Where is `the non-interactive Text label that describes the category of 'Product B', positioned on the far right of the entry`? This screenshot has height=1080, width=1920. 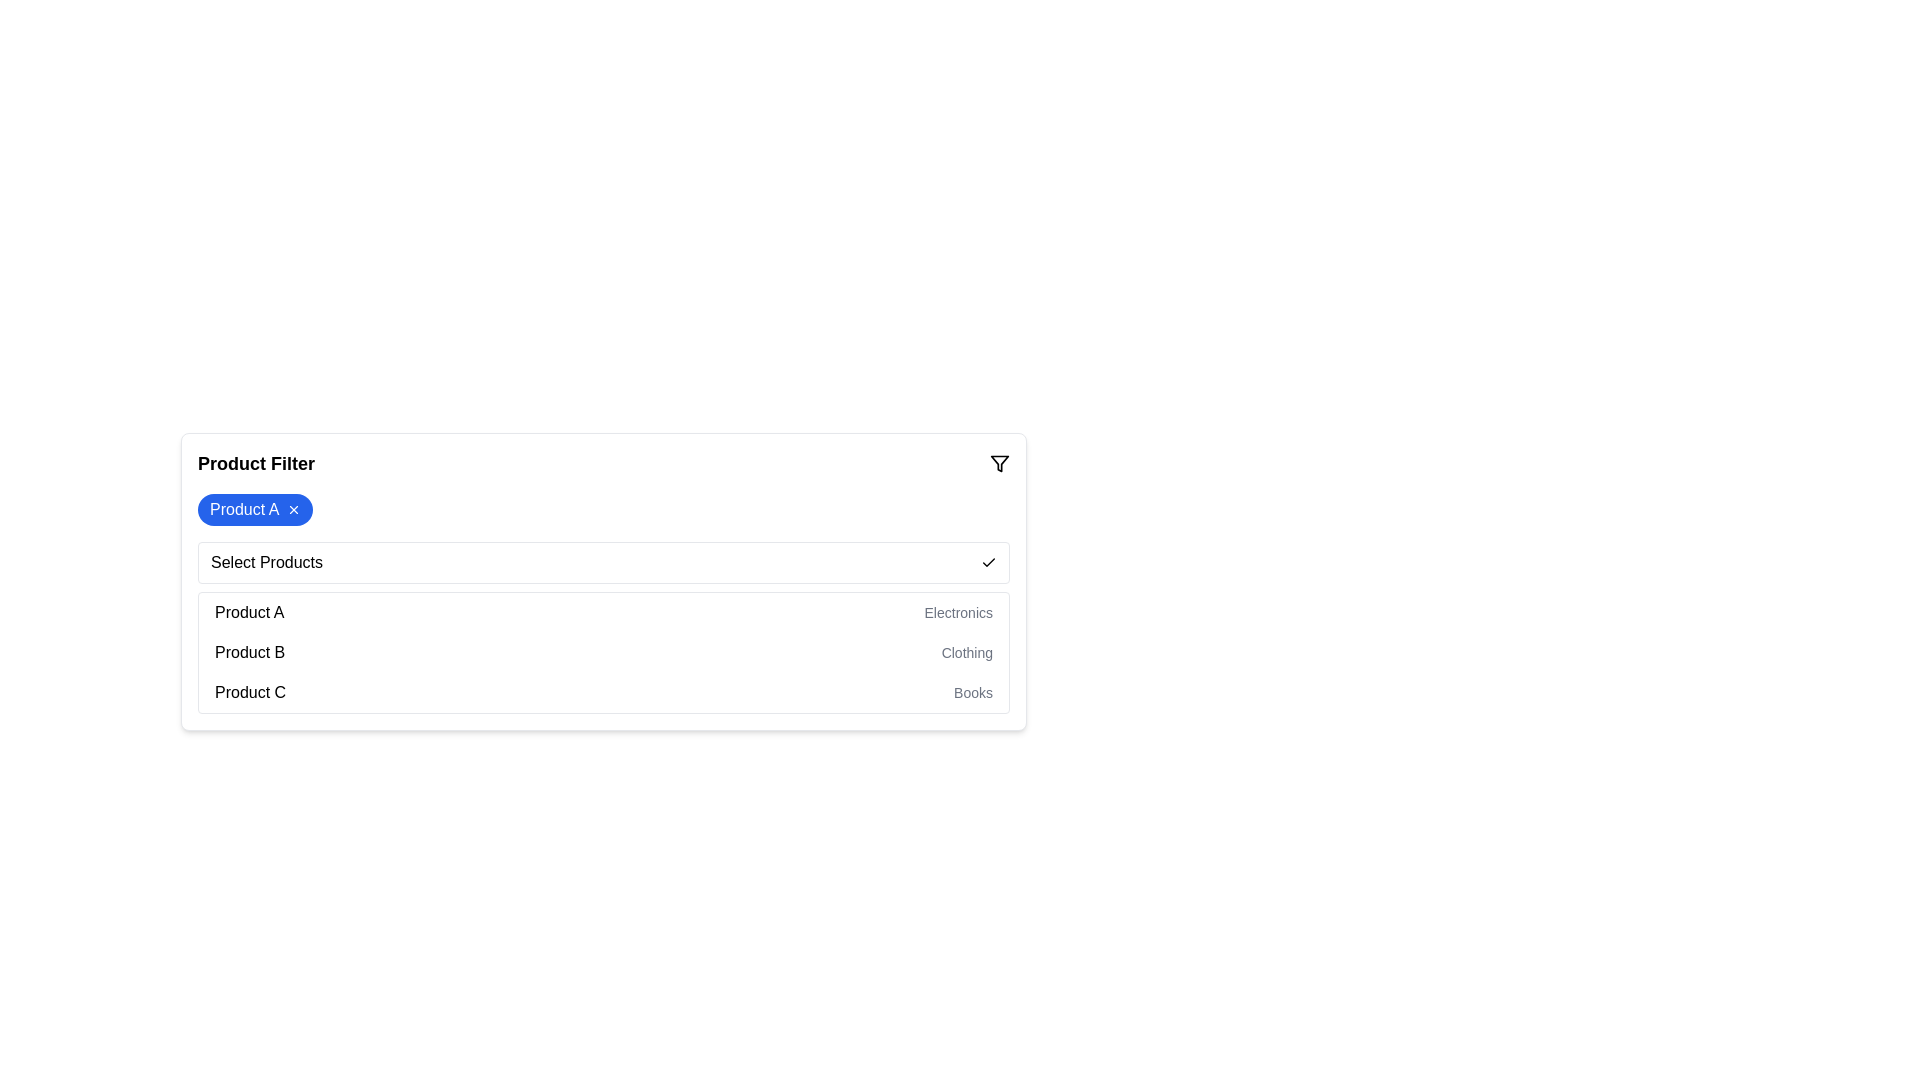
the non-interactive Text label that describes the category of 'Product B', positioned on the far right of the entry is located at coordinates (967, 652).